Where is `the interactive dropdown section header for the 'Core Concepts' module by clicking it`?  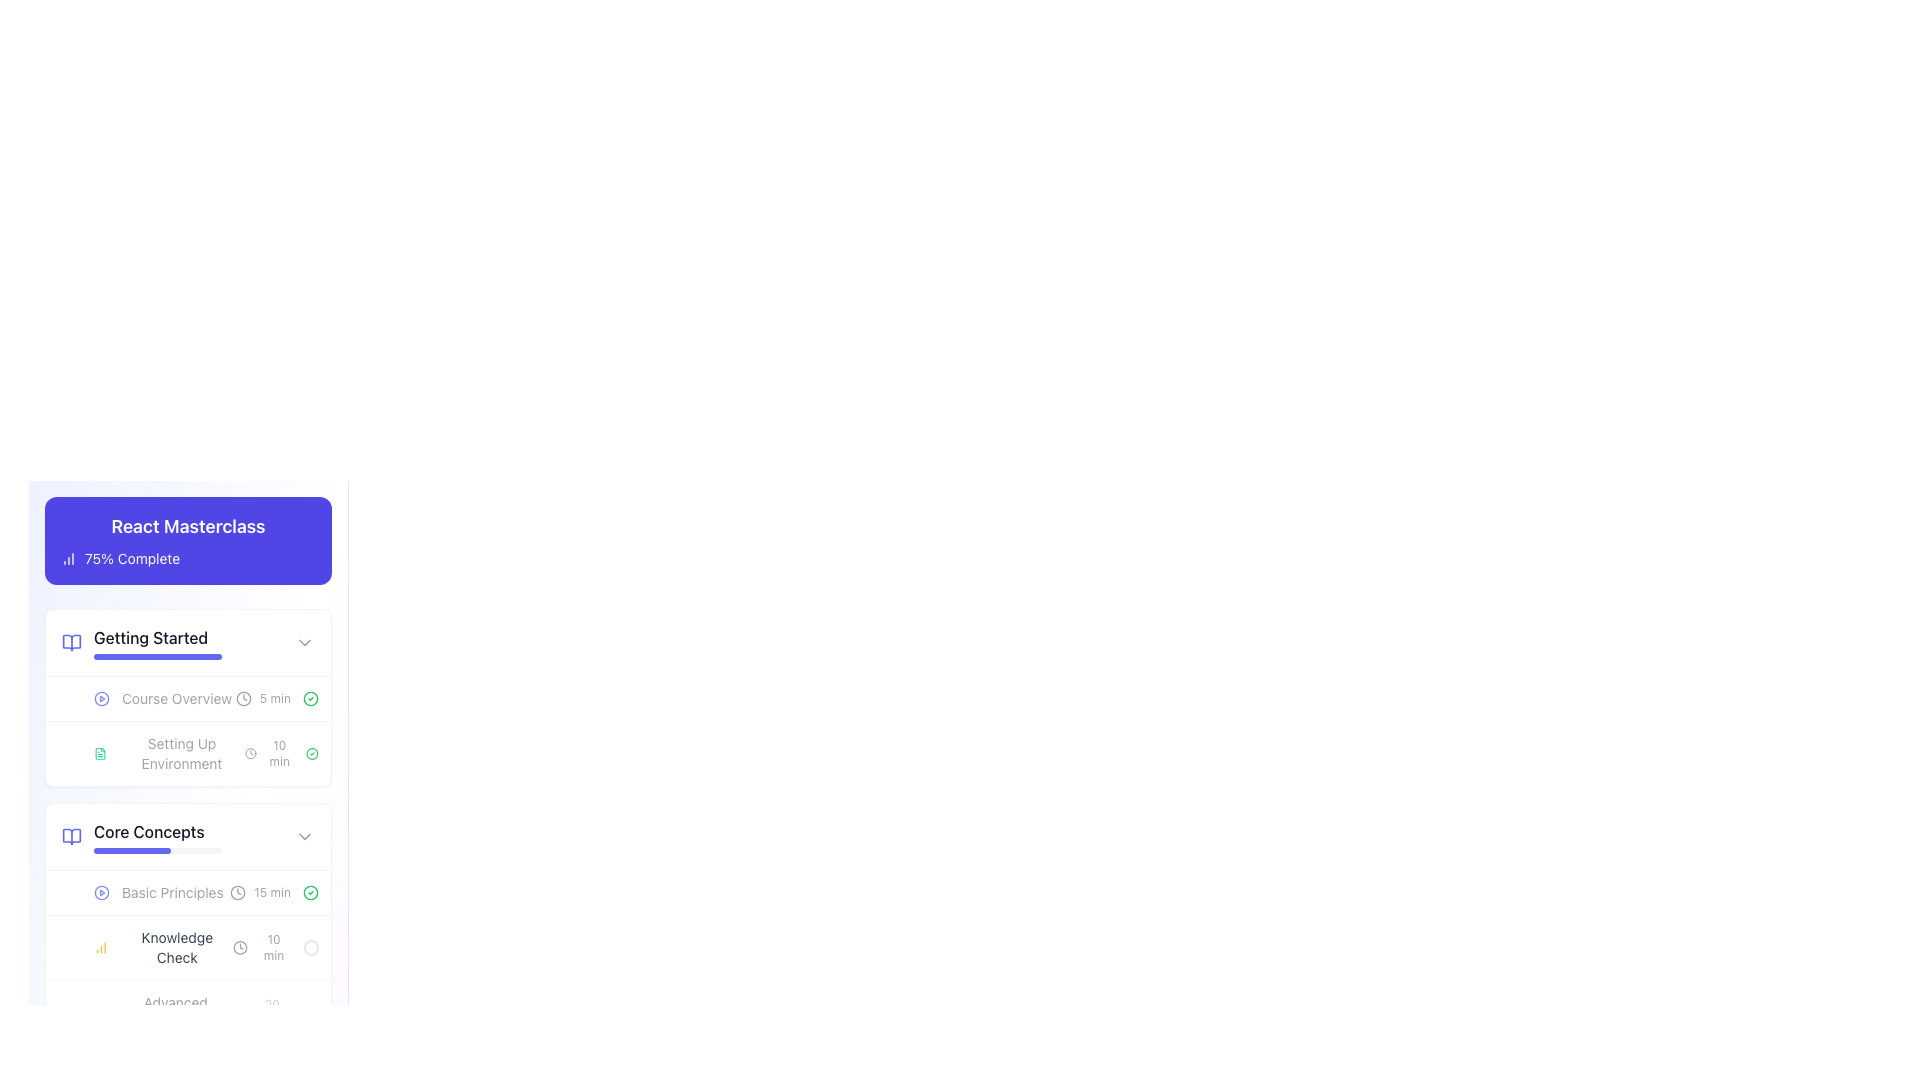
the interactive dropdown section header for the 'Core Concepts' module by clicking it is located at coordinates (188, 837).